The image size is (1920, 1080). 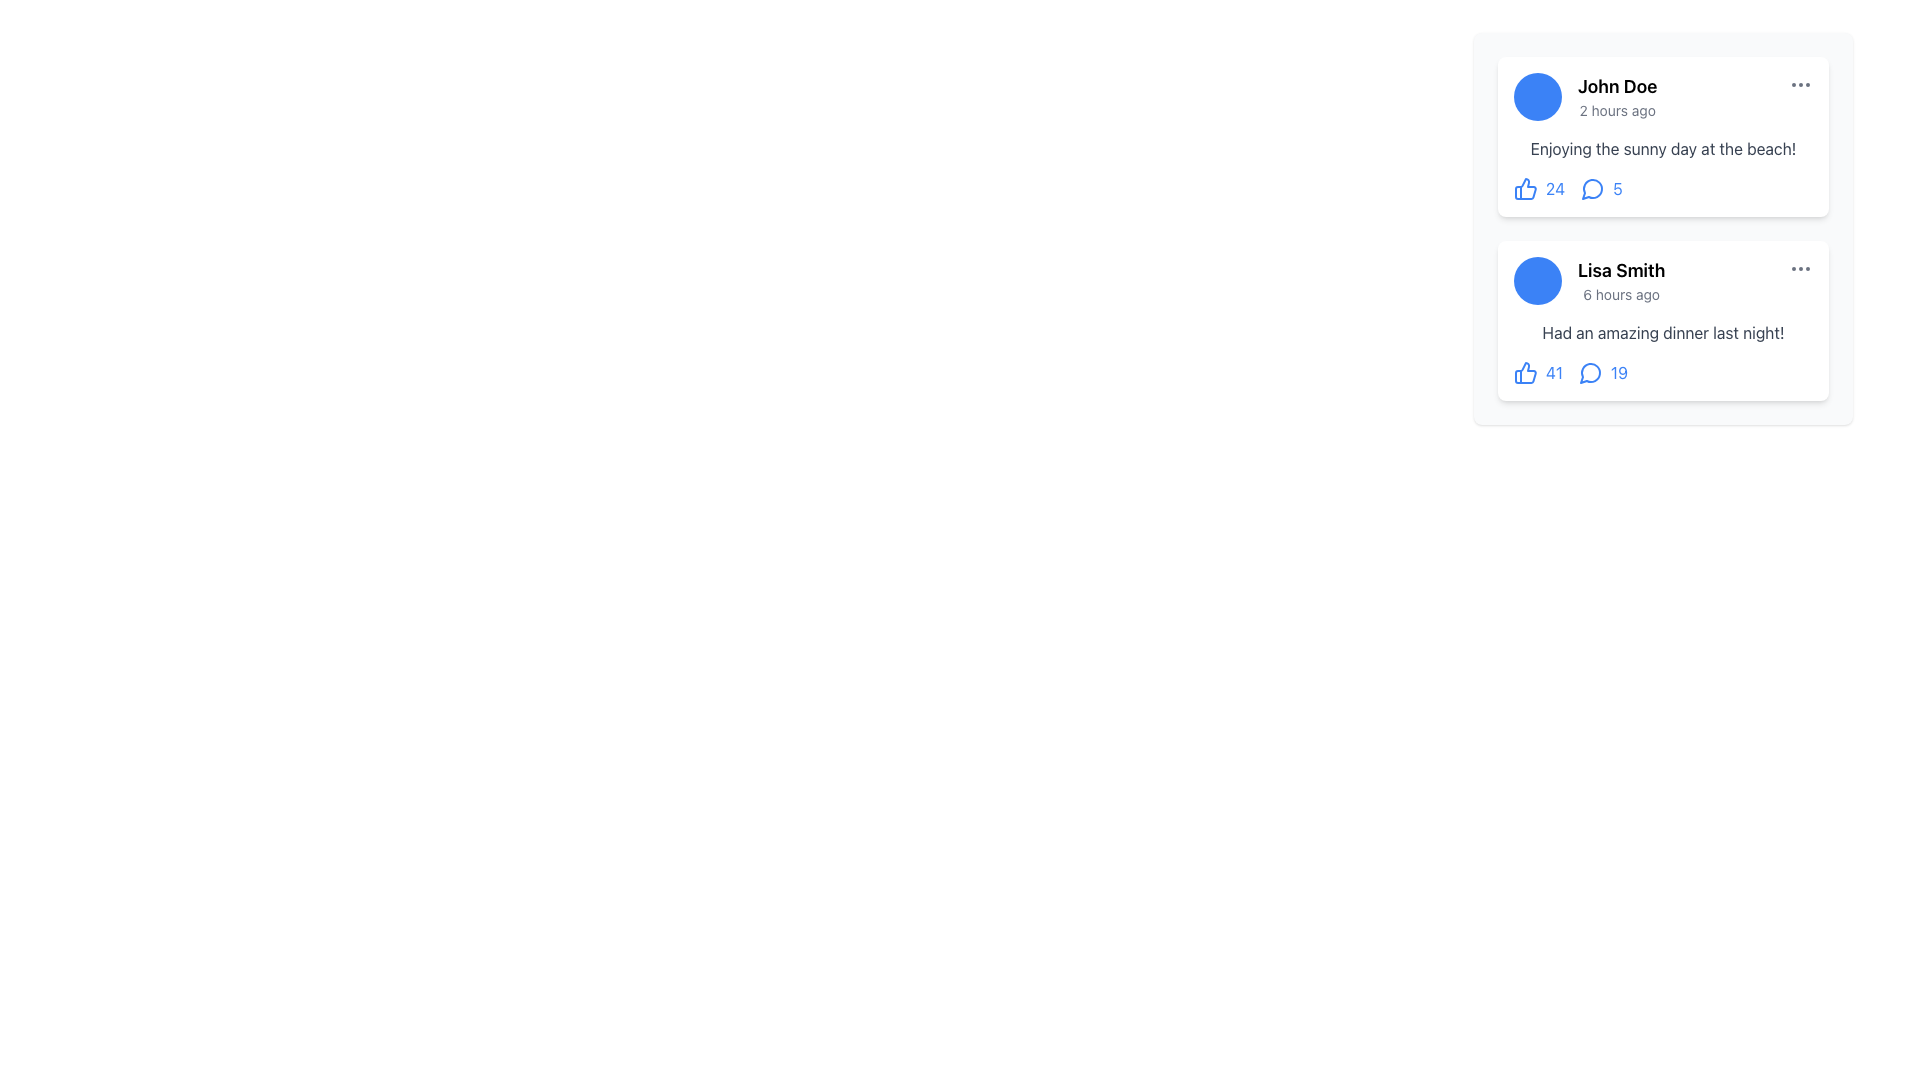 I want to click on the text label stating '2 hours ago', which is positioned beneath the username 'John Doe' in a clean font and gray color, so click(x=1617, y=111).